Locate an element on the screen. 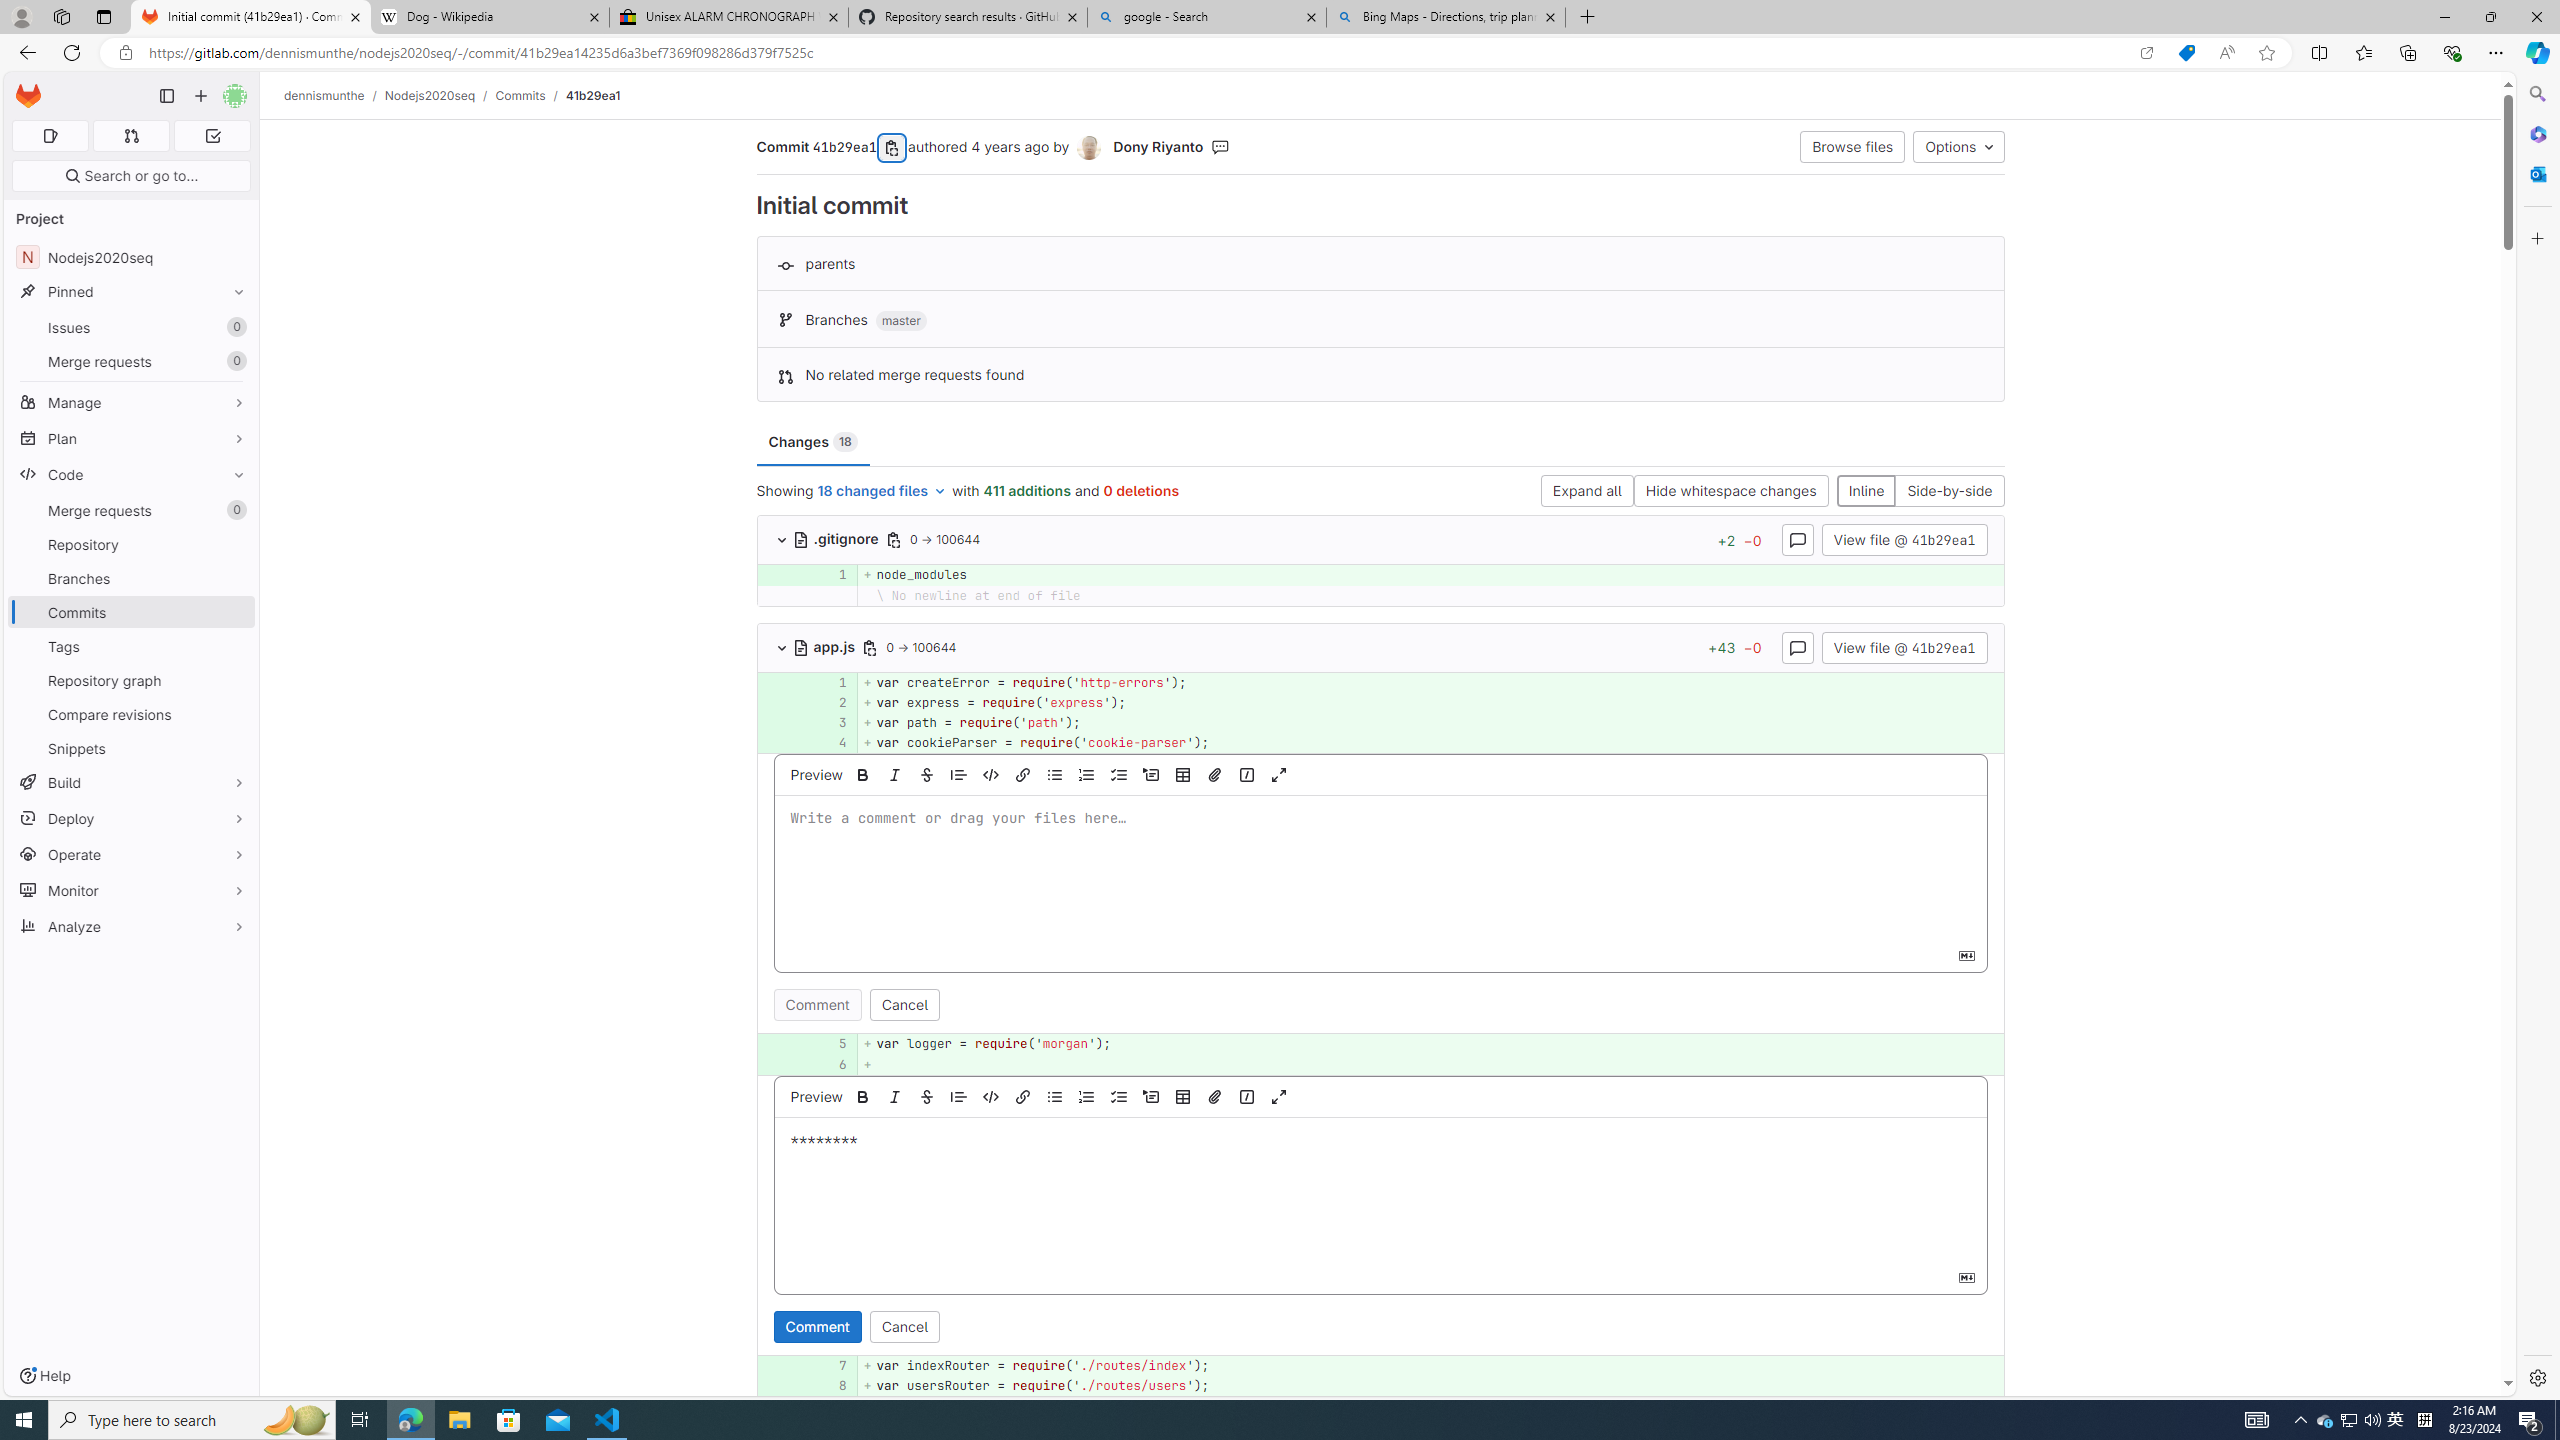  '7' is located at coordinates (828, 1364).